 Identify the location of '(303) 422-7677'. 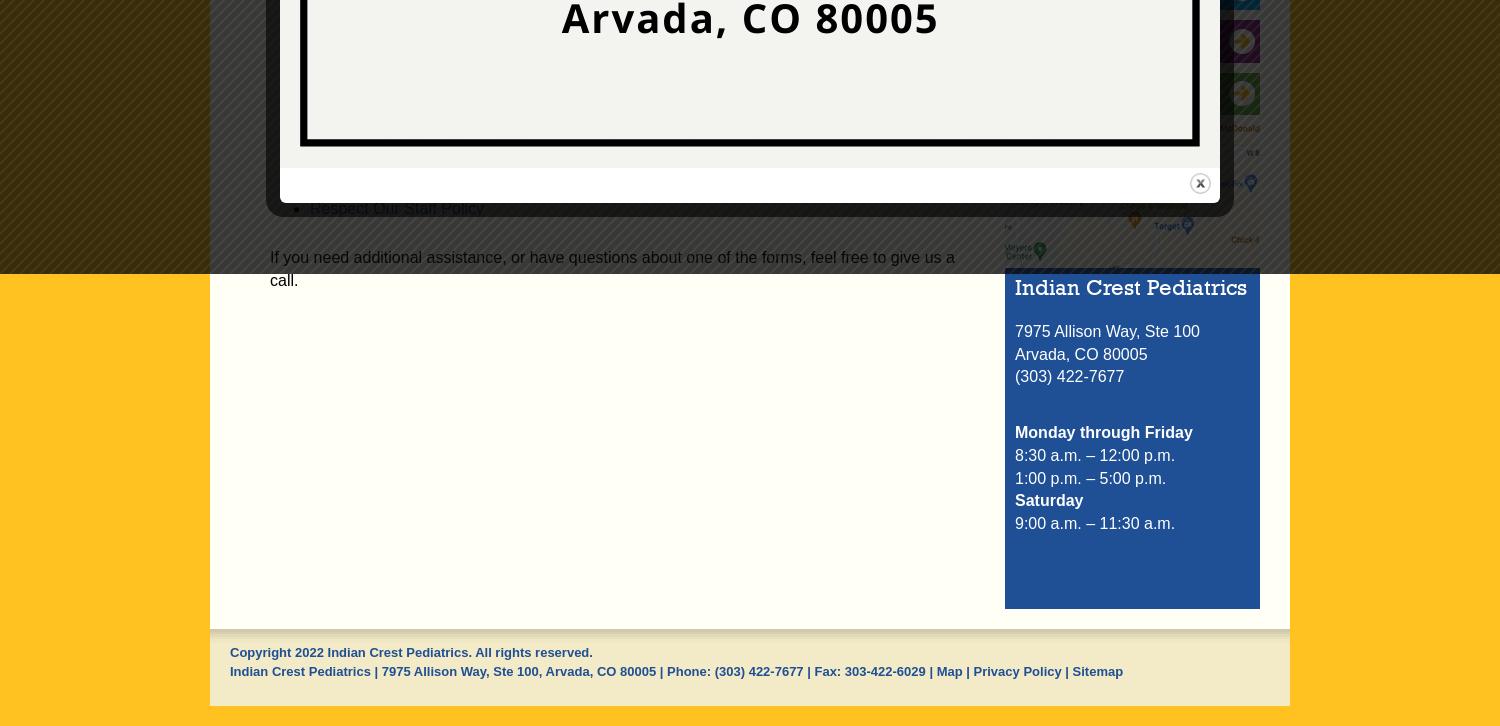
(758, 669).